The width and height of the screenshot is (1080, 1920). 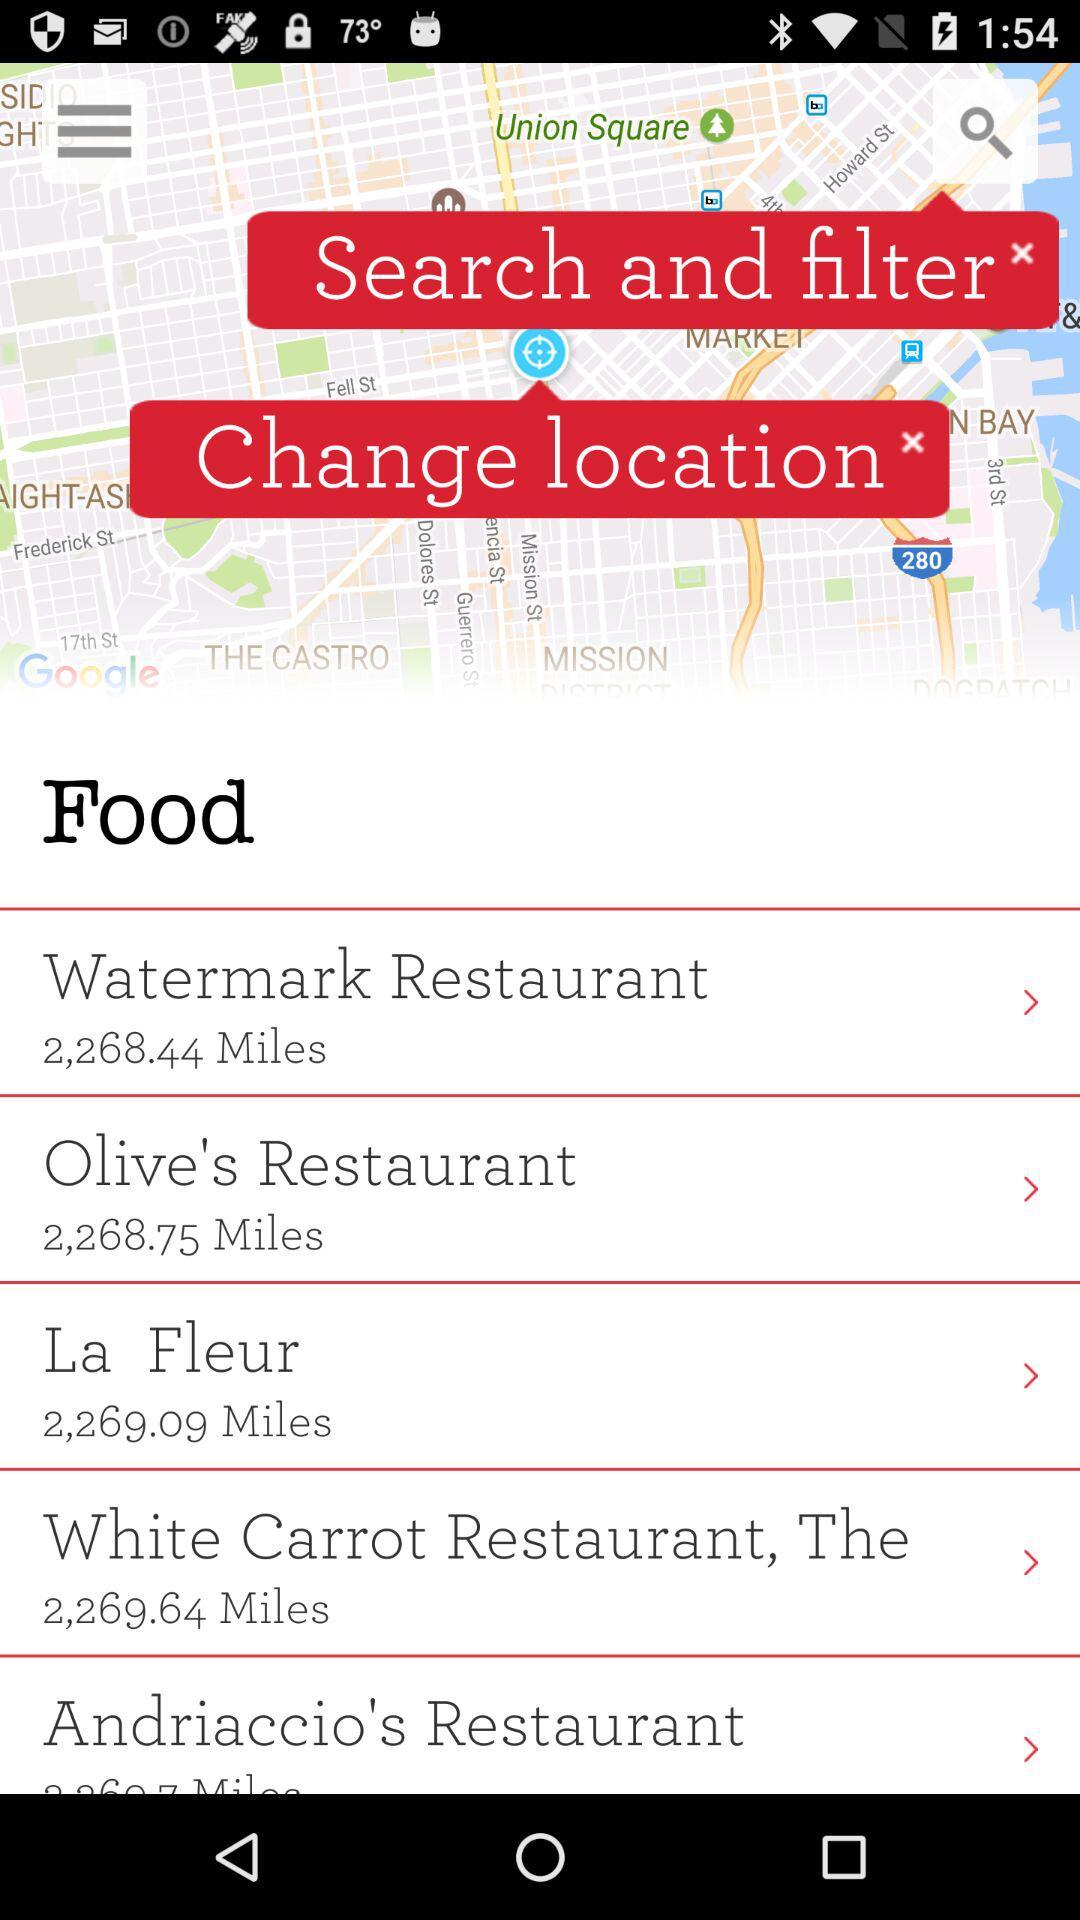 What do you see at coordinates (1022, 251) in the screenshot?
I see `button` at bounding box center [1022, 251].